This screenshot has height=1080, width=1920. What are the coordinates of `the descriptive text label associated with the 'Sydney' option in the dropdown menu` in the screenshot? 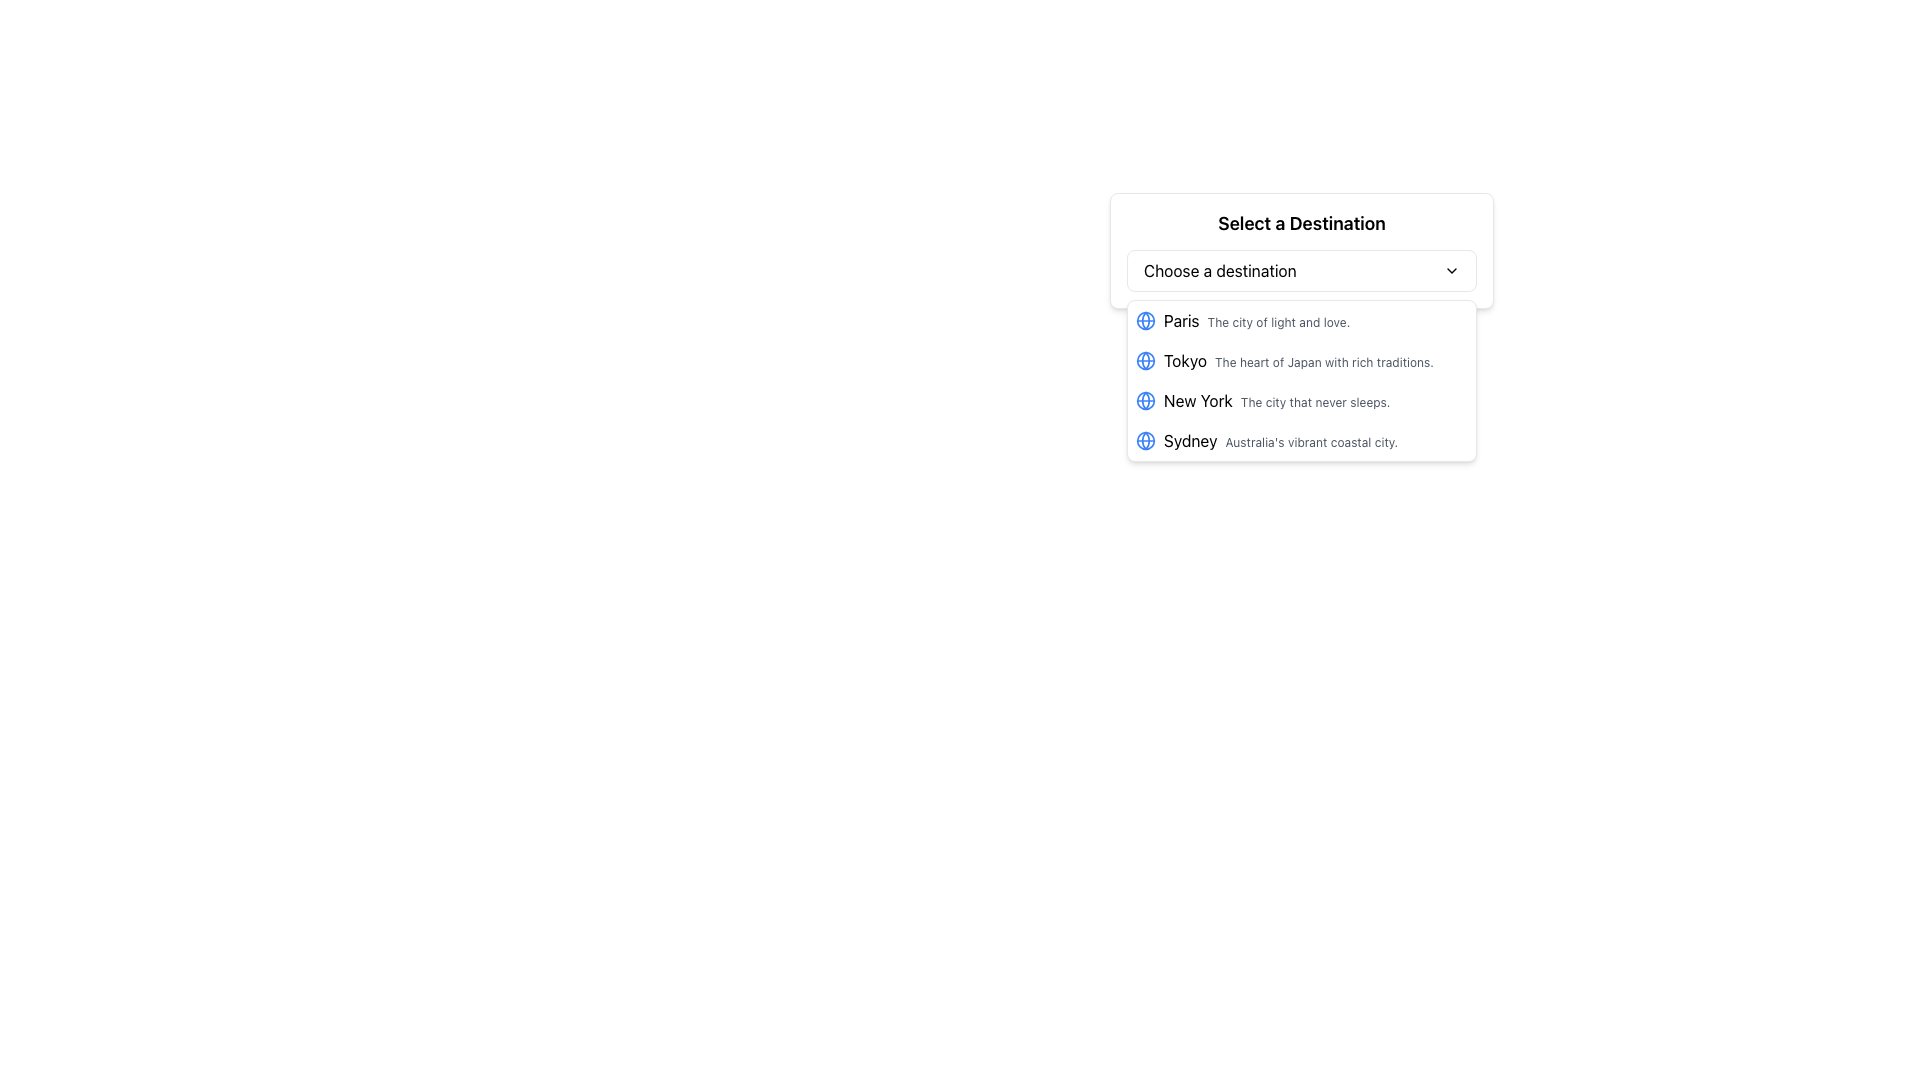 It's located at (1311, 441).